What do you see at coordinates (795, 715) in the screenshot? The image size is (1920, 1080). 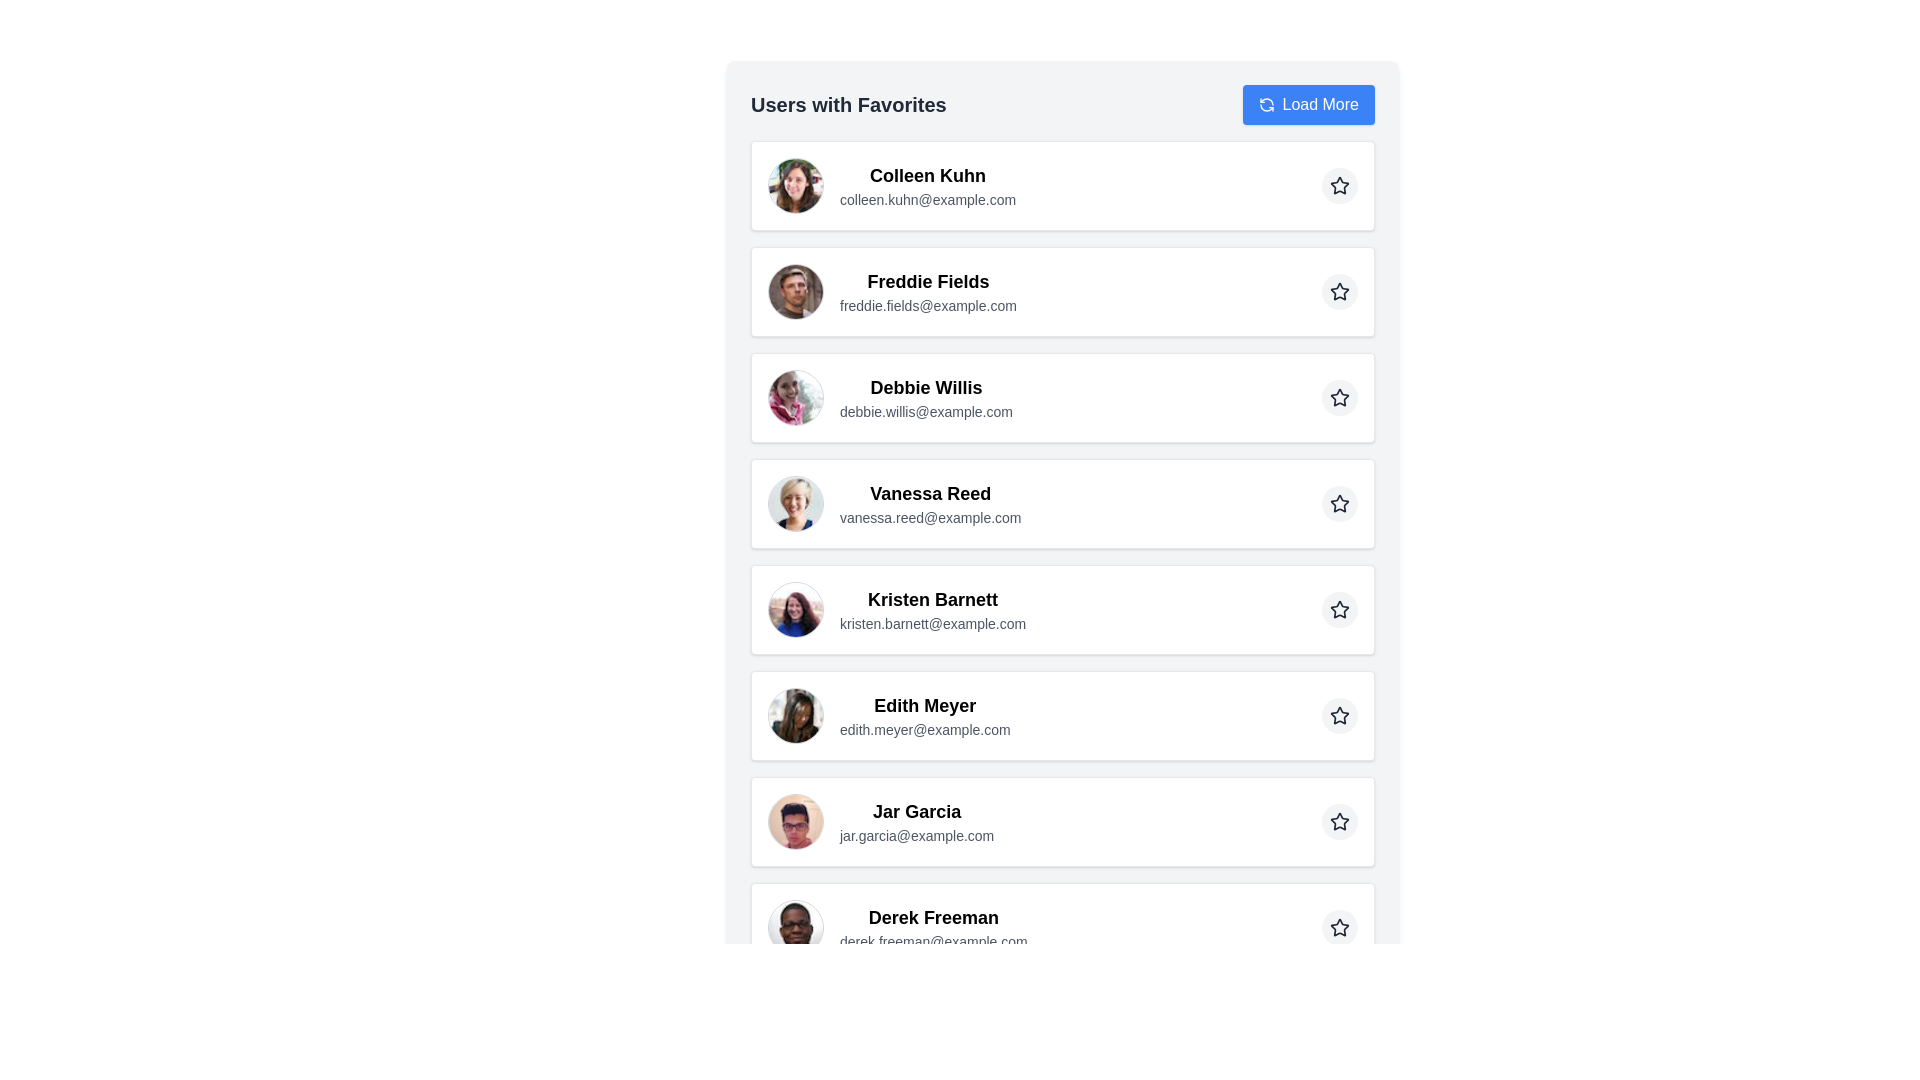 I see `the circular user profile image of 'Edith Meyer', which is the leftmost component of the sixth user card in a vertical list` at bounding box center [795, 715].